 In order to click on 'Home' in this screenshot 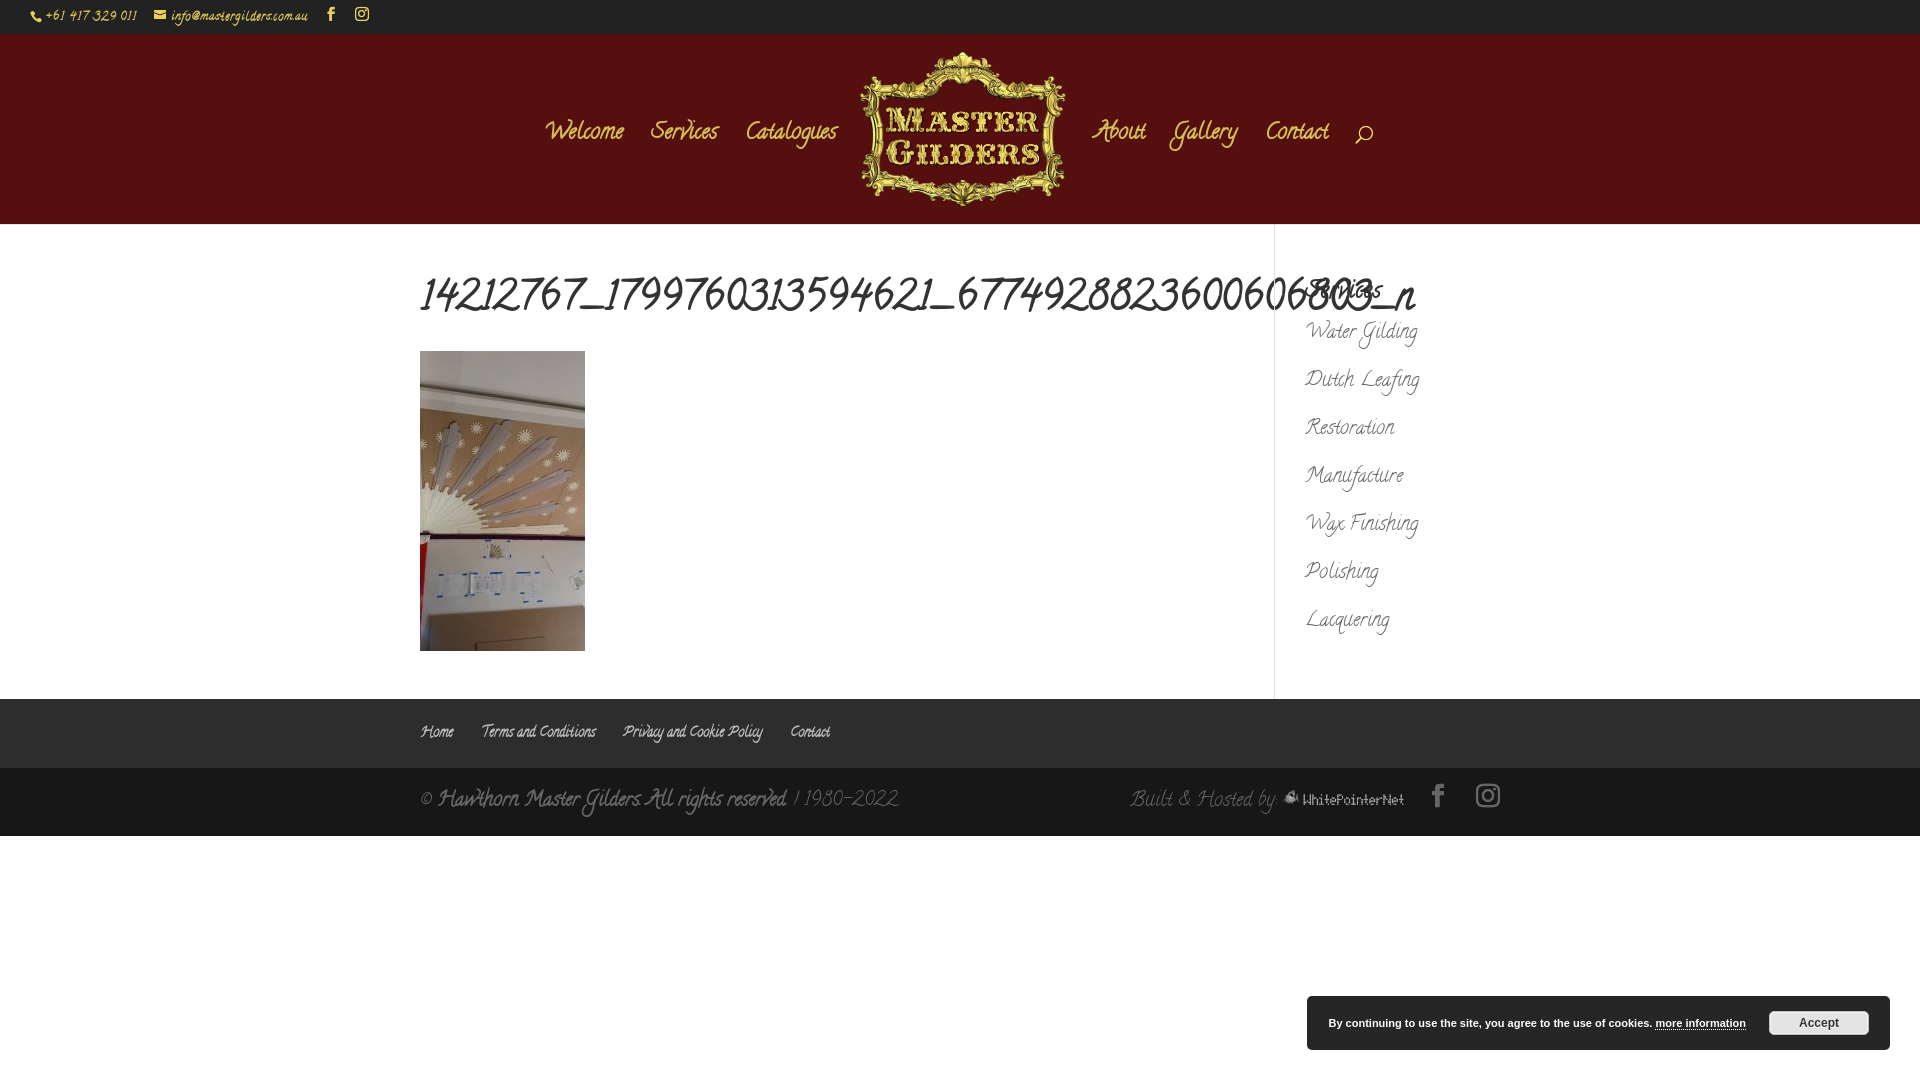, I will do `click(435, 733)`.